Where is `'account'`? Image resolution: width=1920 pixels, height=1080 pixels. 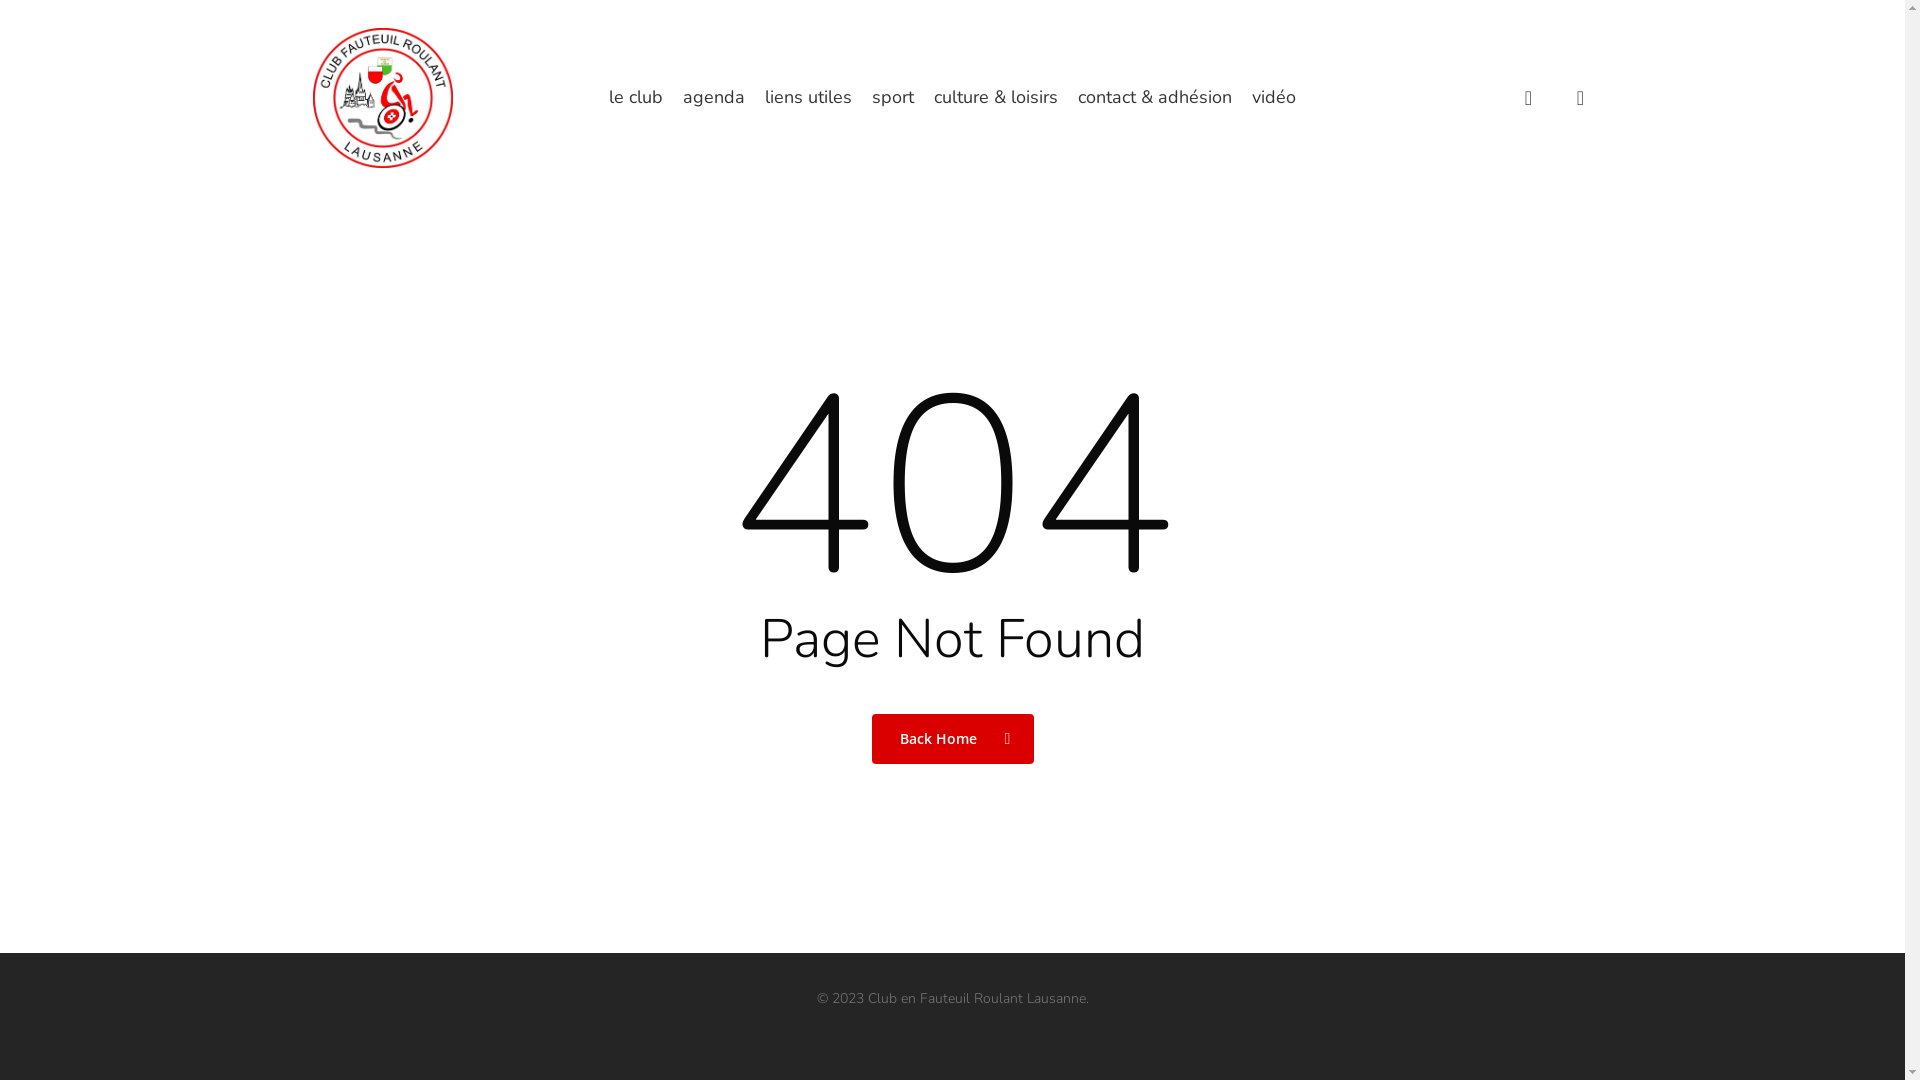
'account' is located at coordinates (1578, 98).